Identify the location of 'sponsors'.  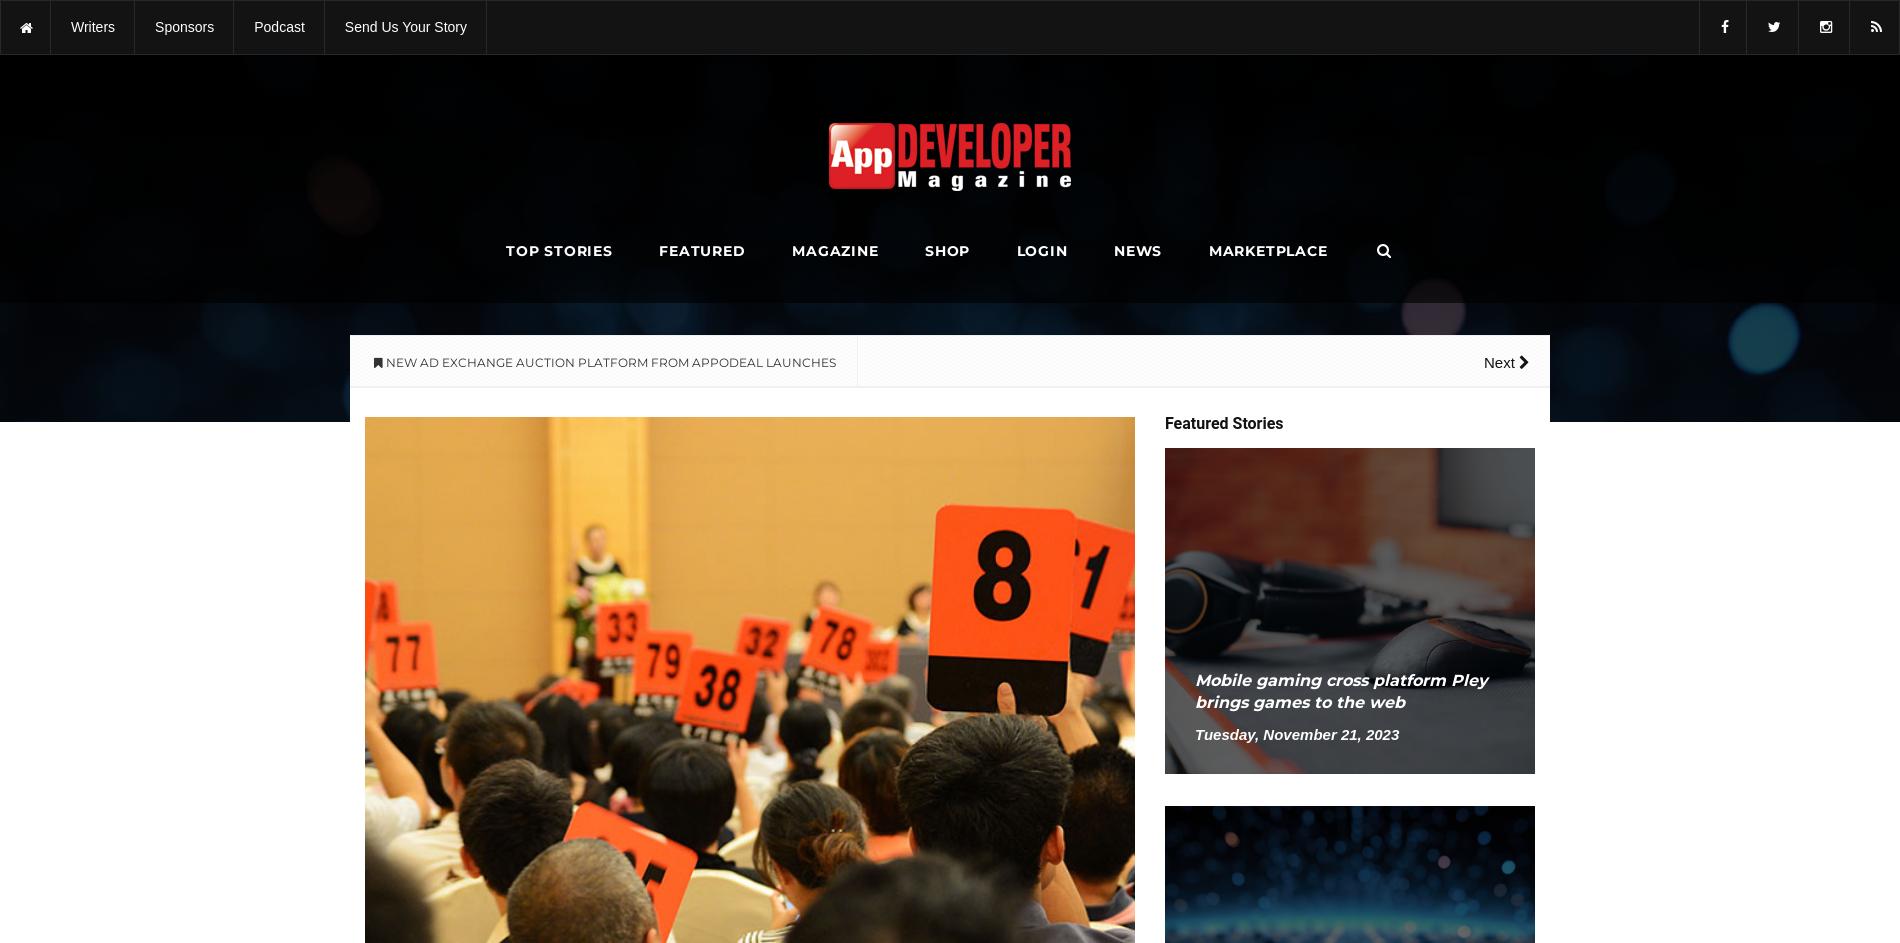
(155, 26).